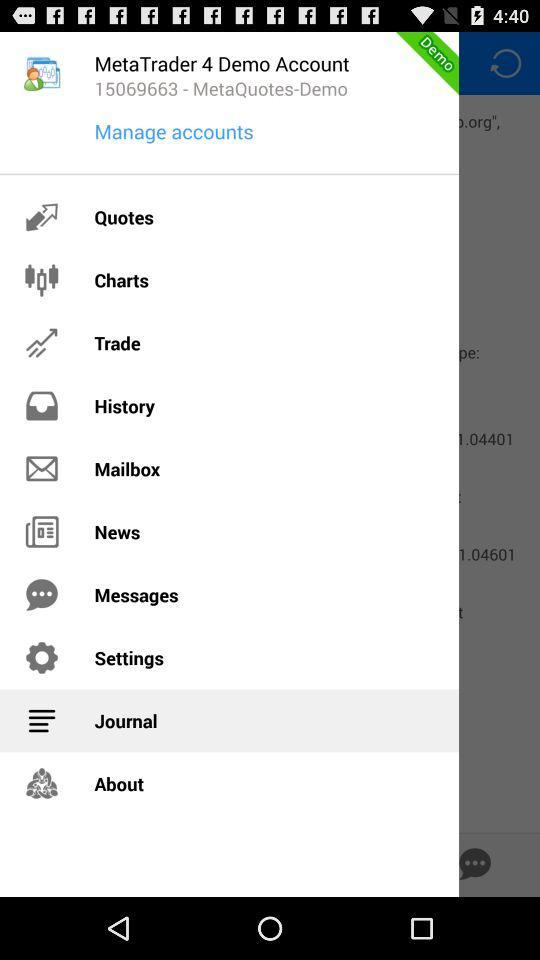 This screenshot has width=540, height=960. I want to click on the chat icon, so click(474, 924).